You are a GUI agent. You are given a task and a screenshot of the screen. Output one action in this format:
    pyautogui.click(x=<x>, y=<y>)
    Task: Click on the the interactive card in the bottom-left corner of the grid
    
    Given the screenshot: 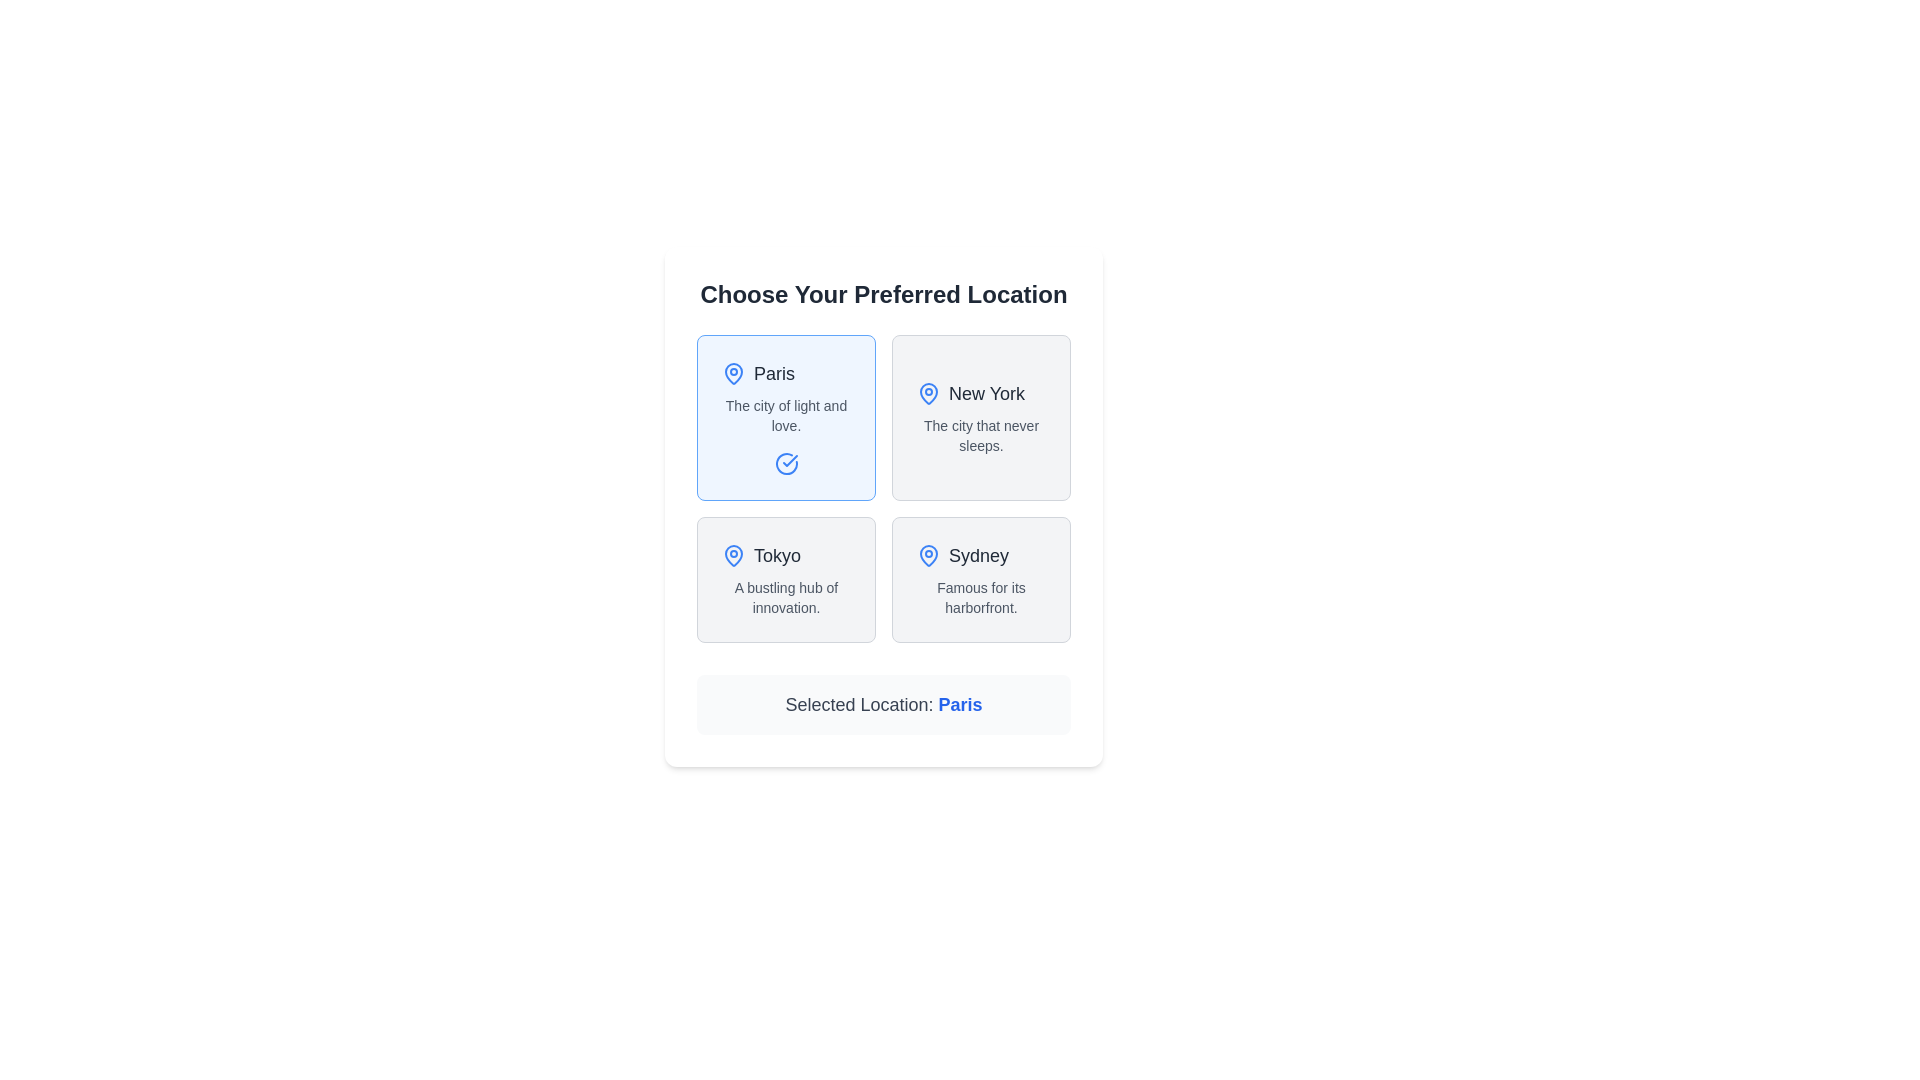 What is the action you would take?
    pyautogui.click(x=785, y=579)
    